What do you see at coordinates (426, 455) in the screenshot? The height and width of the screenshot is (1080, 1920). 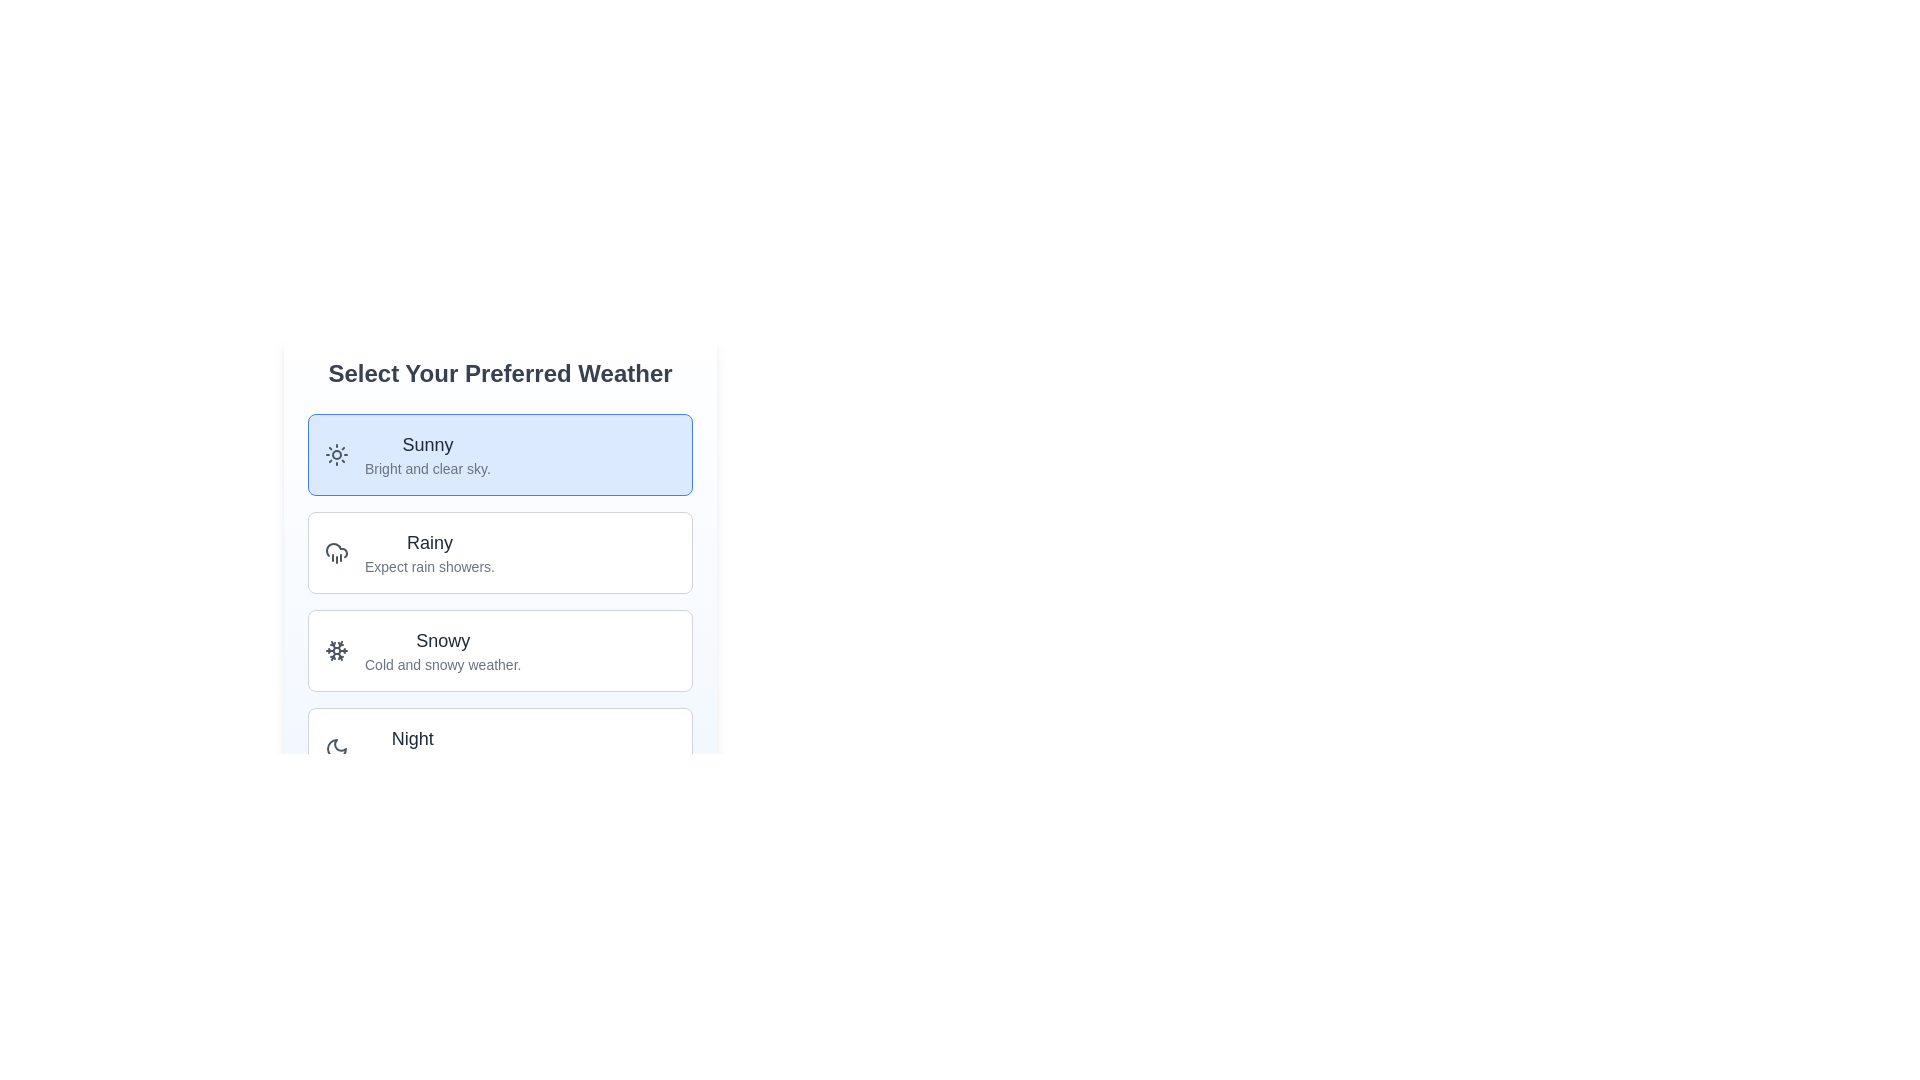 I see `the text display element that conveys information about the sunny weather condition, located within the first weather option card, under the sun icon and above the second weather option` at bounding box center [426, 455].